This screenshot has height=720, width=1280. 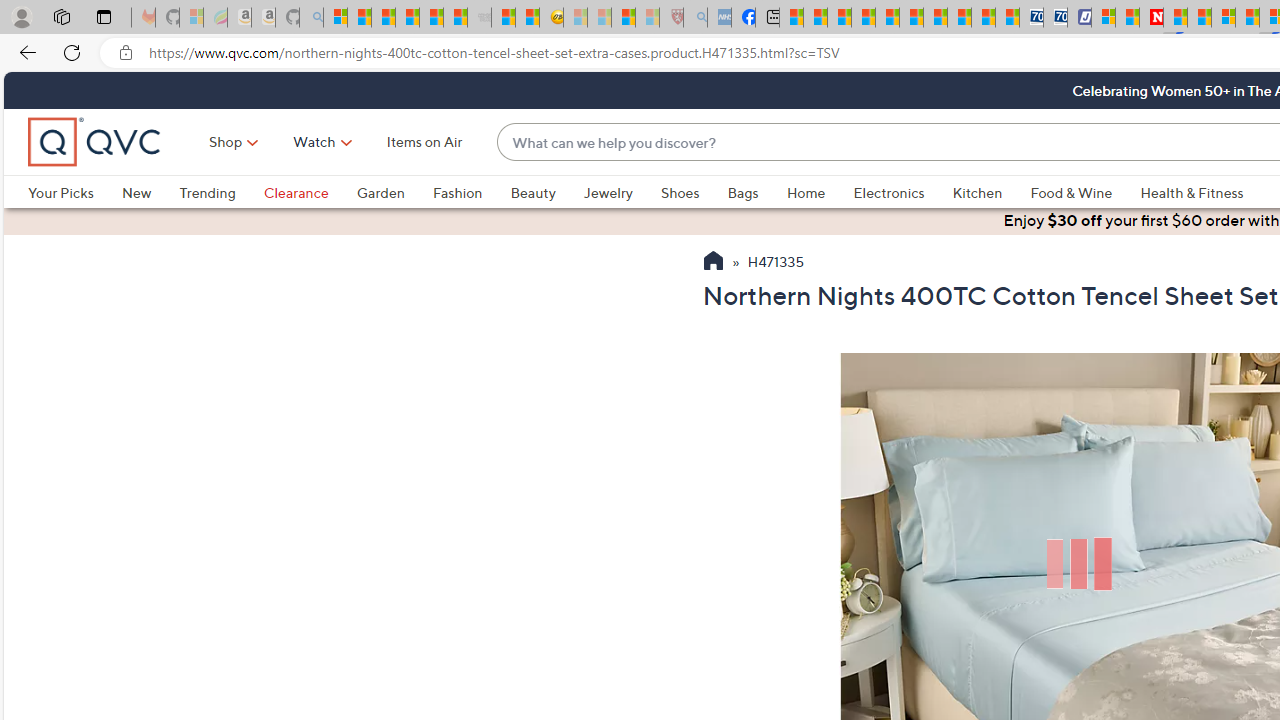 I want to click on 'Health & Fitness', so click(x=1192, y=192).